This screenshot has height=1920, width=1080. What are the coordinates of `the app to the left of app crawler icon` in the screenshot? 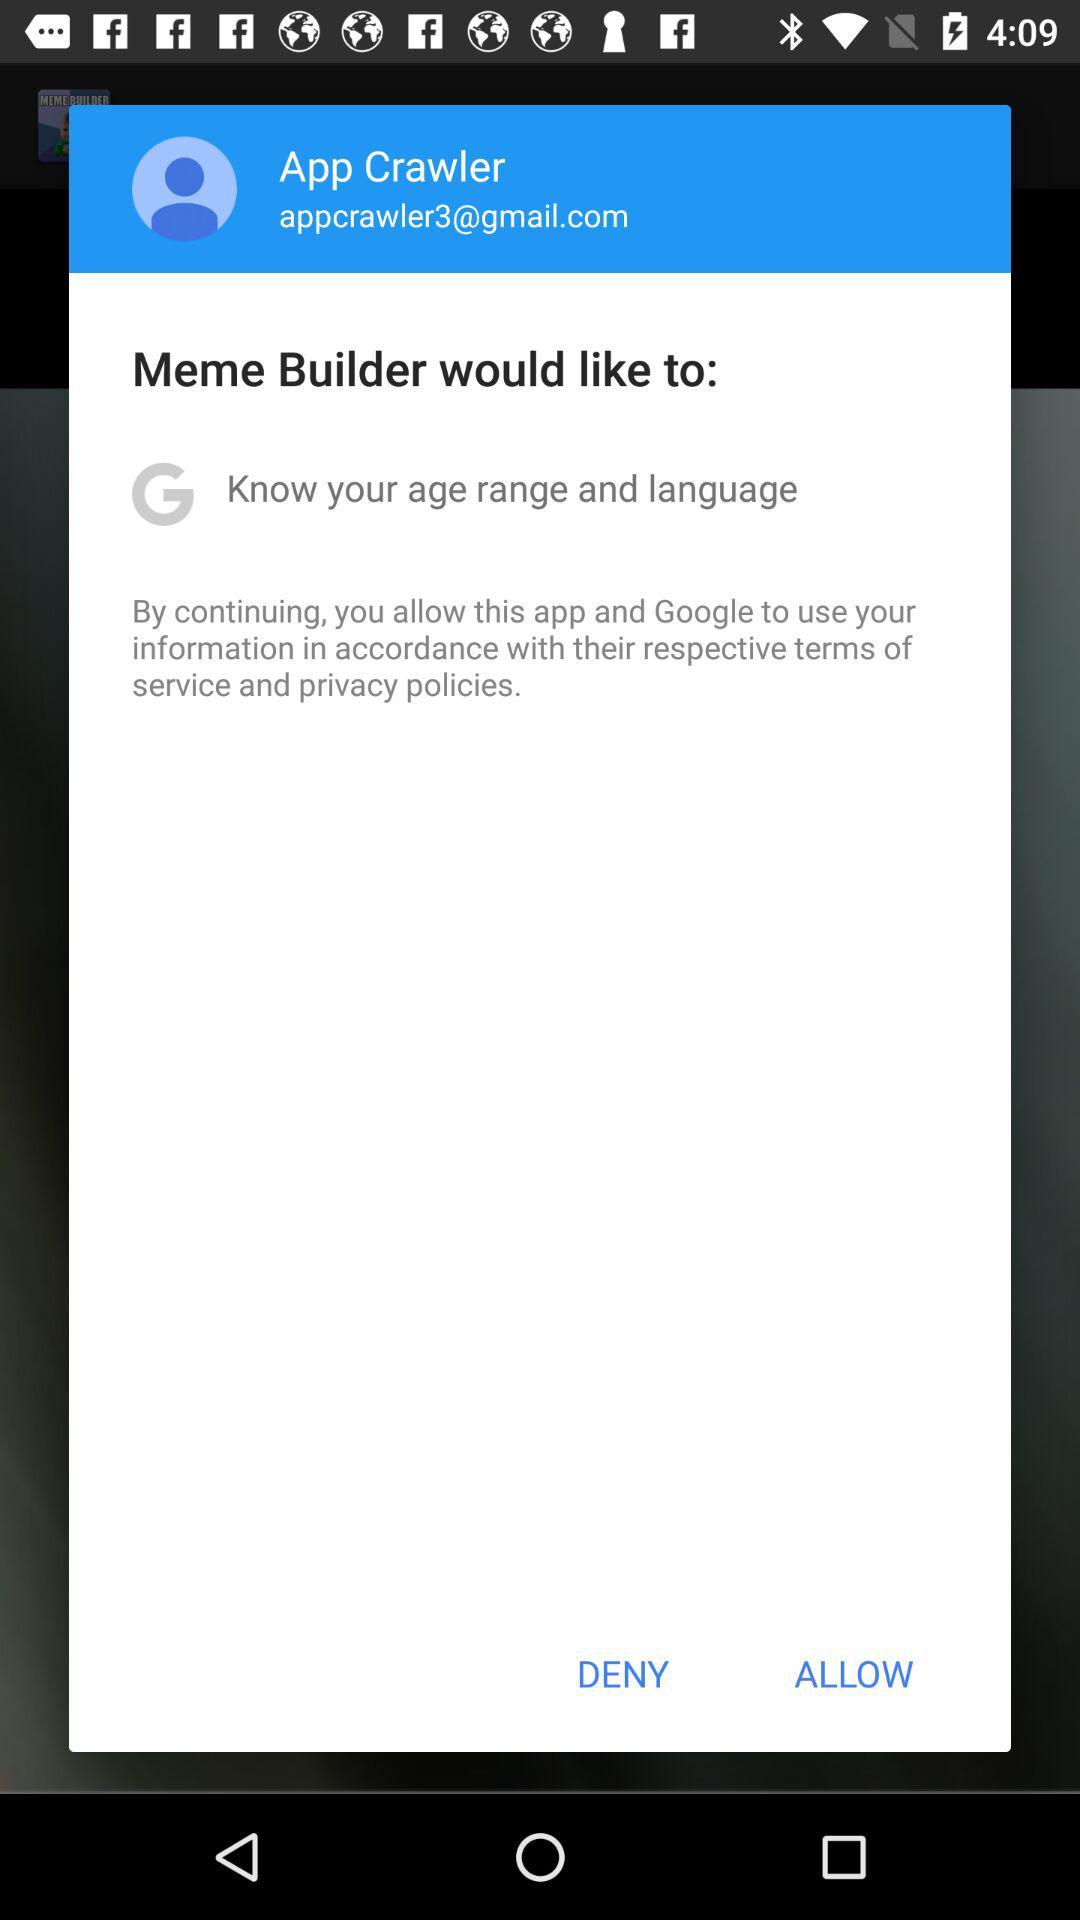 It's located at (184, 188).